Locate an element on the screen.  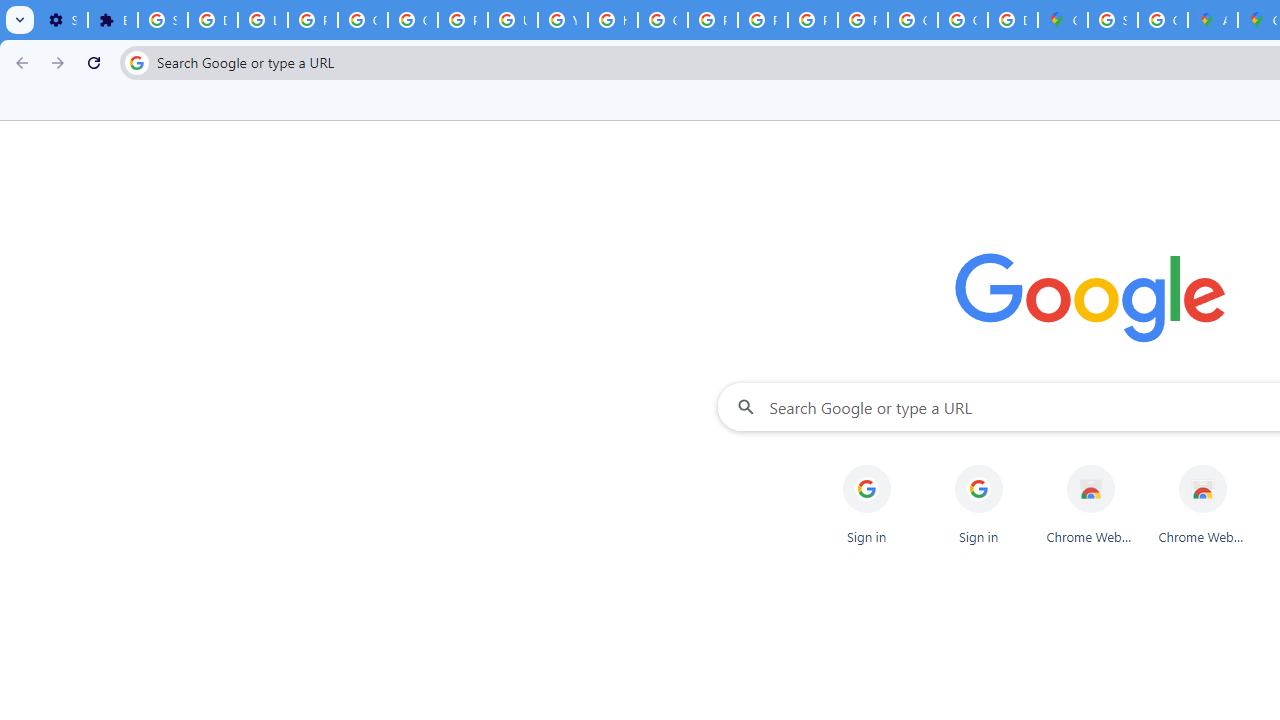
'Google Account Help' is located at coordinates (362, 20).